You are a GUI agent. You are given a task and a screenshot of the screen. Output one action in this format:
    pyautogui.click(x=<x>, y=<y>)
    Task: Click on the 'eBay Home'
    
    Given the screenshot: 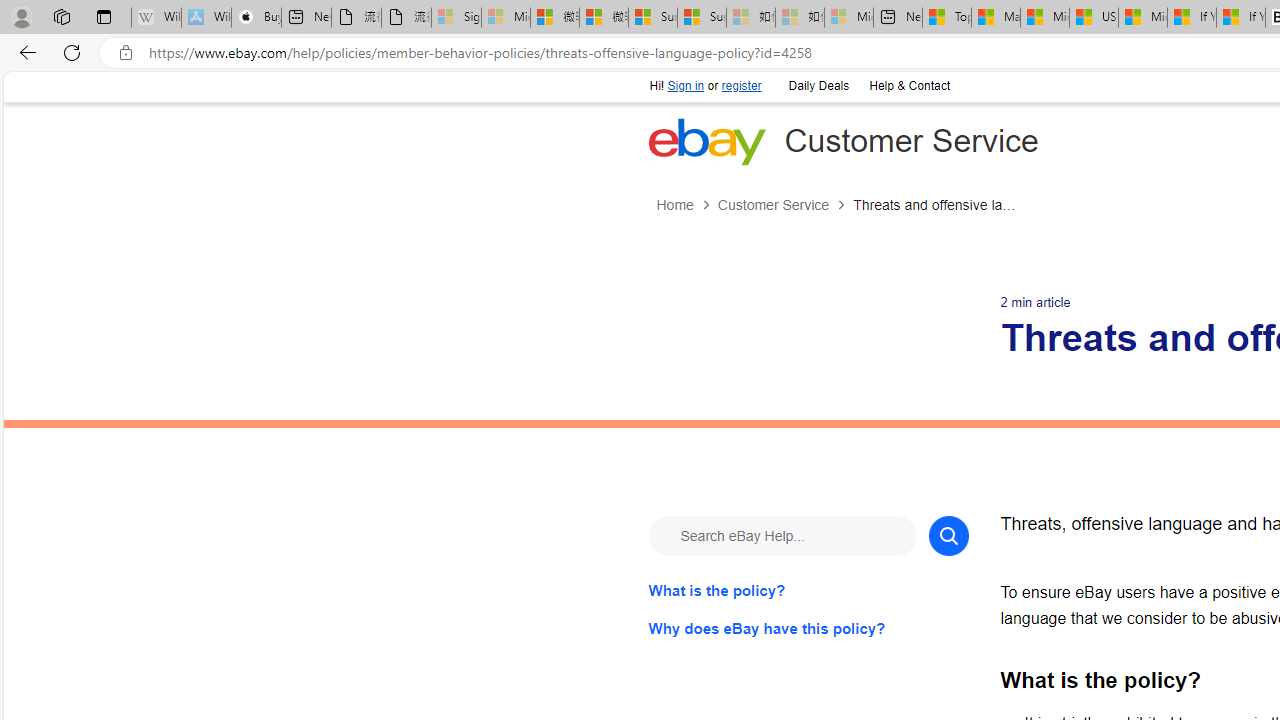 What is the action you would take?
    pyautogui.click(x=706, y=140)
    